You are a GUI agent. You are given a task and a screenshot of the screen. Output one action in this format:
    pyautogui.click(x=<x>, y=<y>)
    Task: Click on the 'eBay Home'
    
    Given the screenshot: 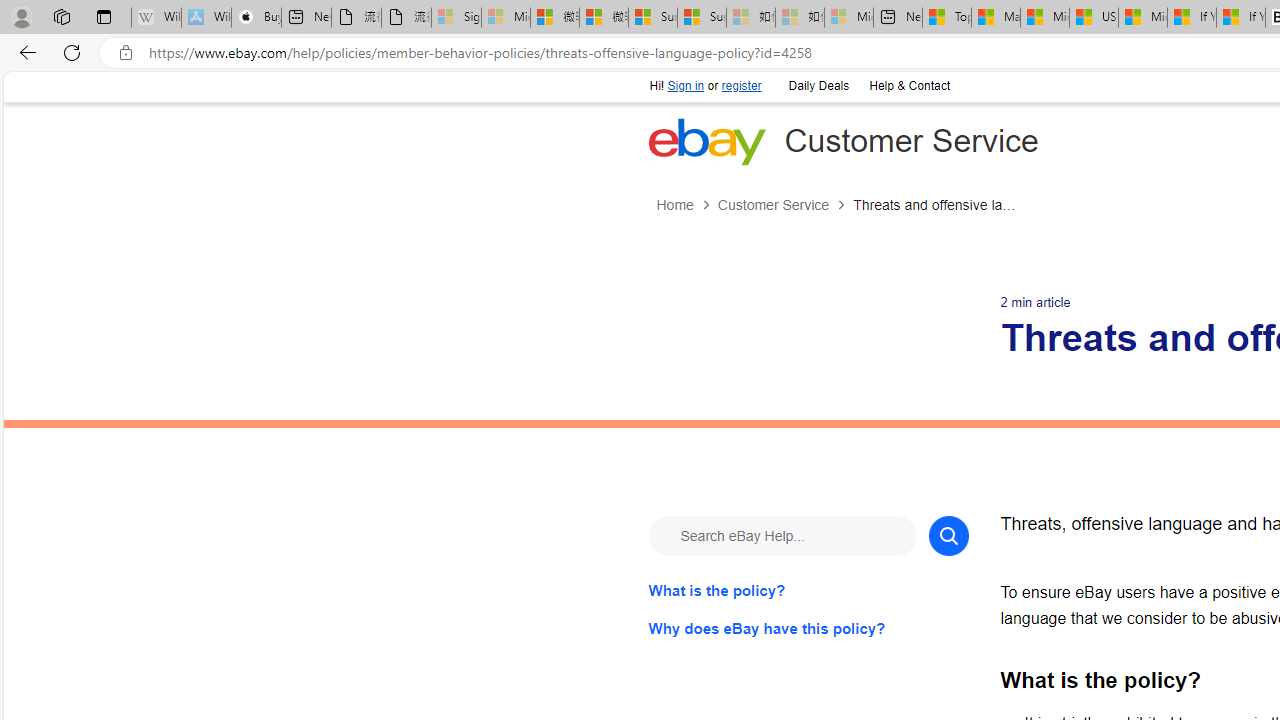 What is the action you would take?
    pyautogui.click(x=706, y=140)
    